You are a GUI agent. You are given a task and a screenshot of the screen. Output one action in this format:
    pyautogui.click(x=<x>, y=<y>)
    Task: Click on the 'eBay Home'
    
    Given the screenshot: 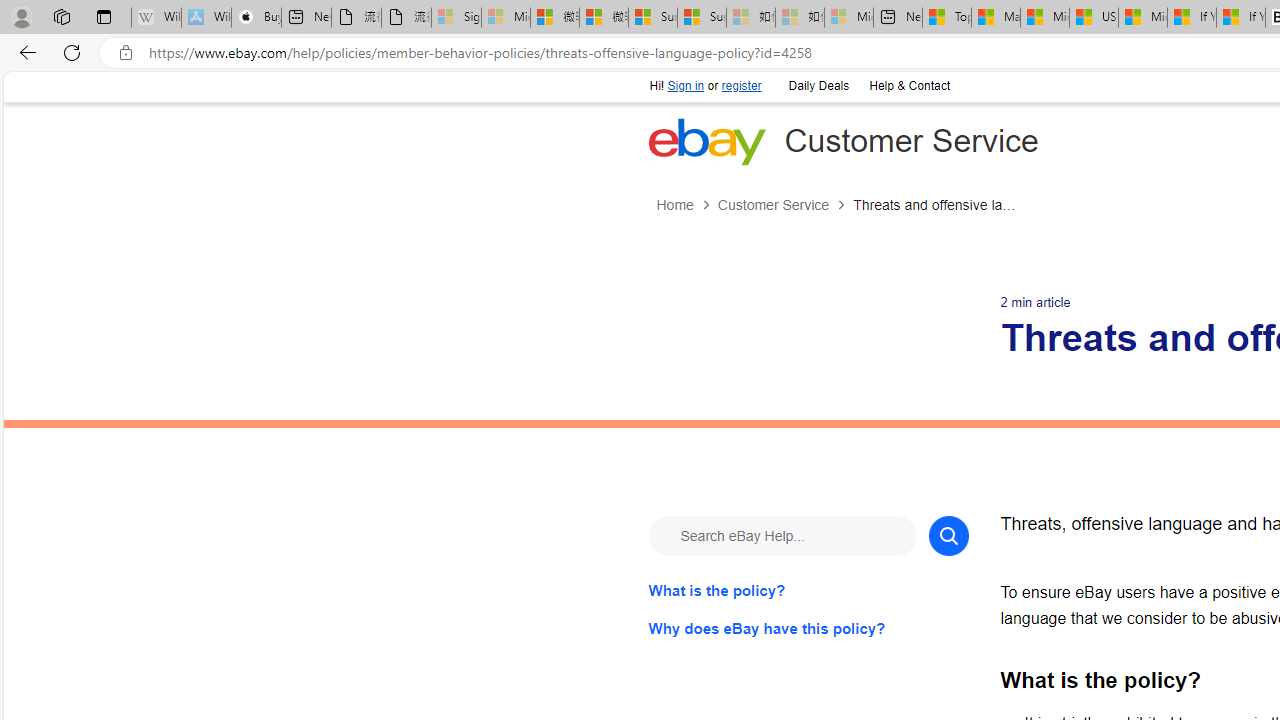 What is the action you would take?
    pyautogui.click(x=706, y=140)
    